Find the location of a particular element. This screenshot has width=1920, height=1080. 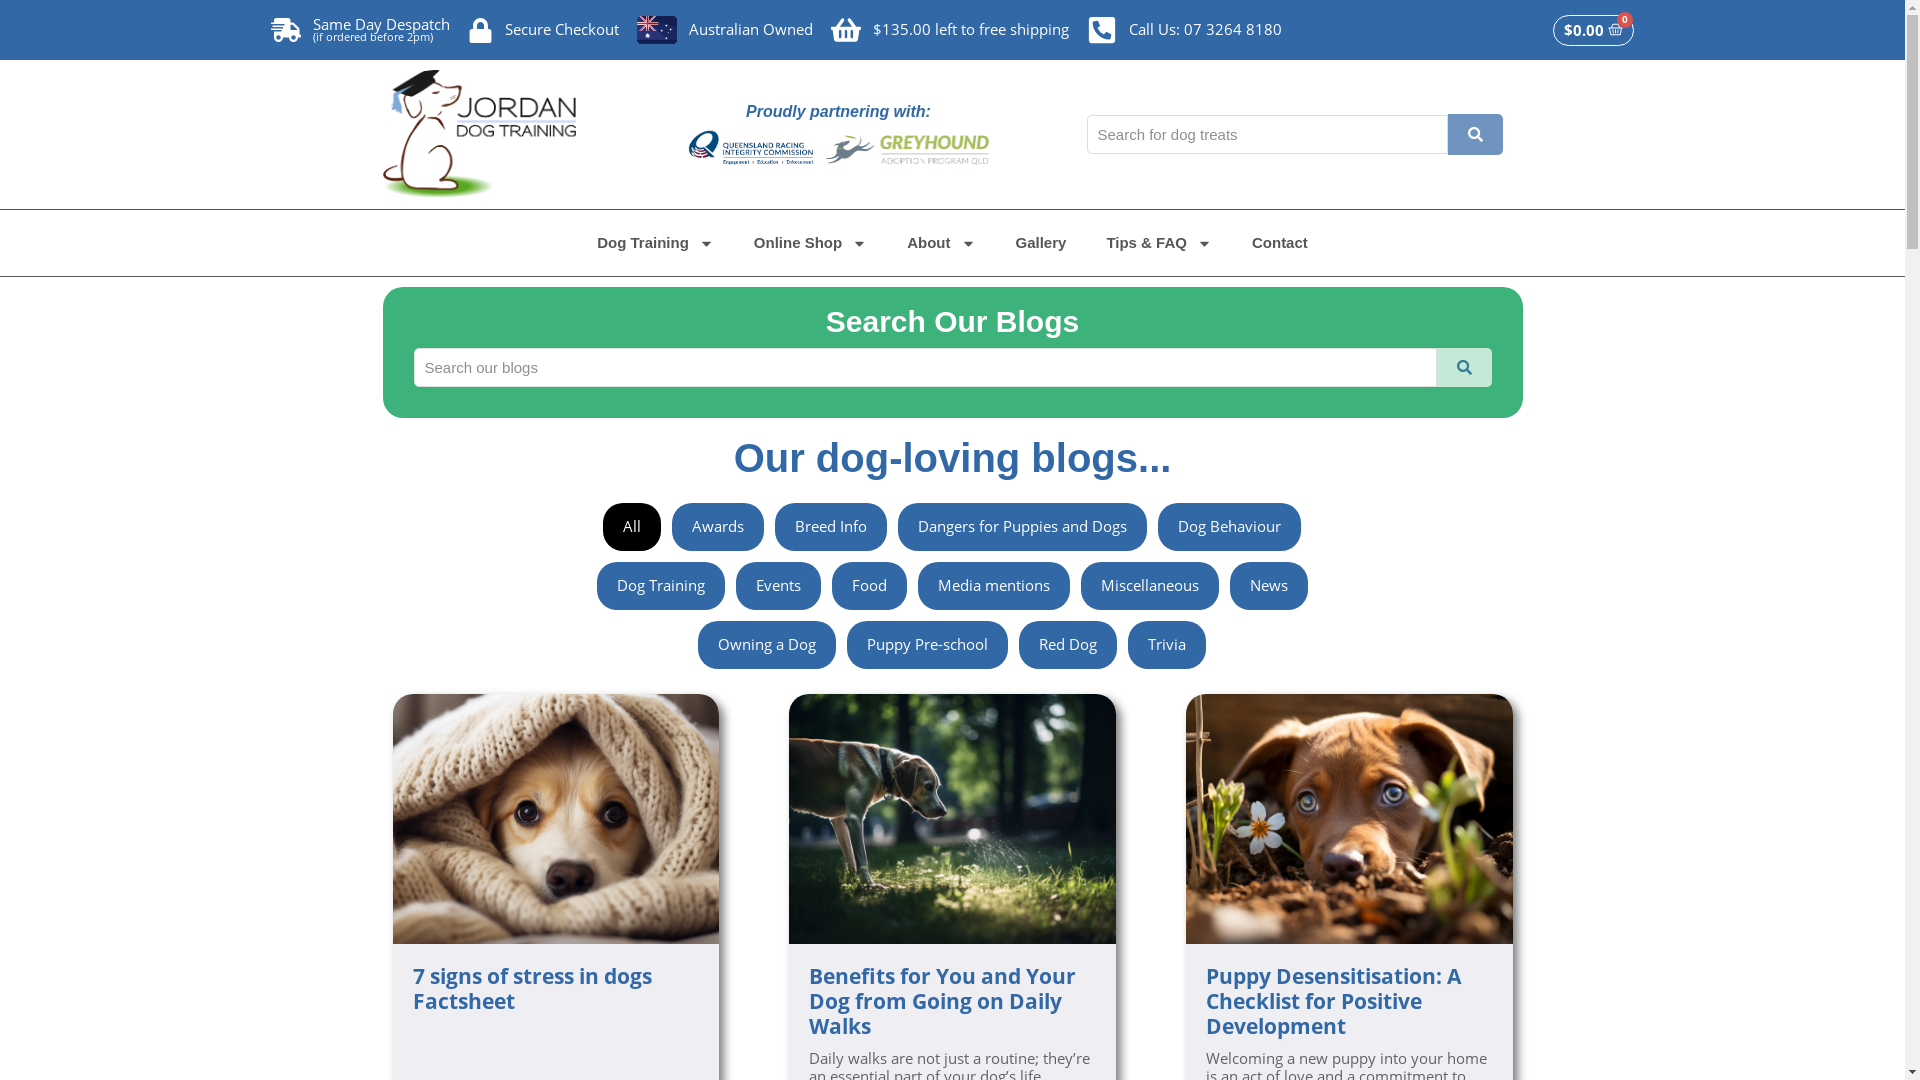

'Media mentions' is located at coordinates (993, 585).